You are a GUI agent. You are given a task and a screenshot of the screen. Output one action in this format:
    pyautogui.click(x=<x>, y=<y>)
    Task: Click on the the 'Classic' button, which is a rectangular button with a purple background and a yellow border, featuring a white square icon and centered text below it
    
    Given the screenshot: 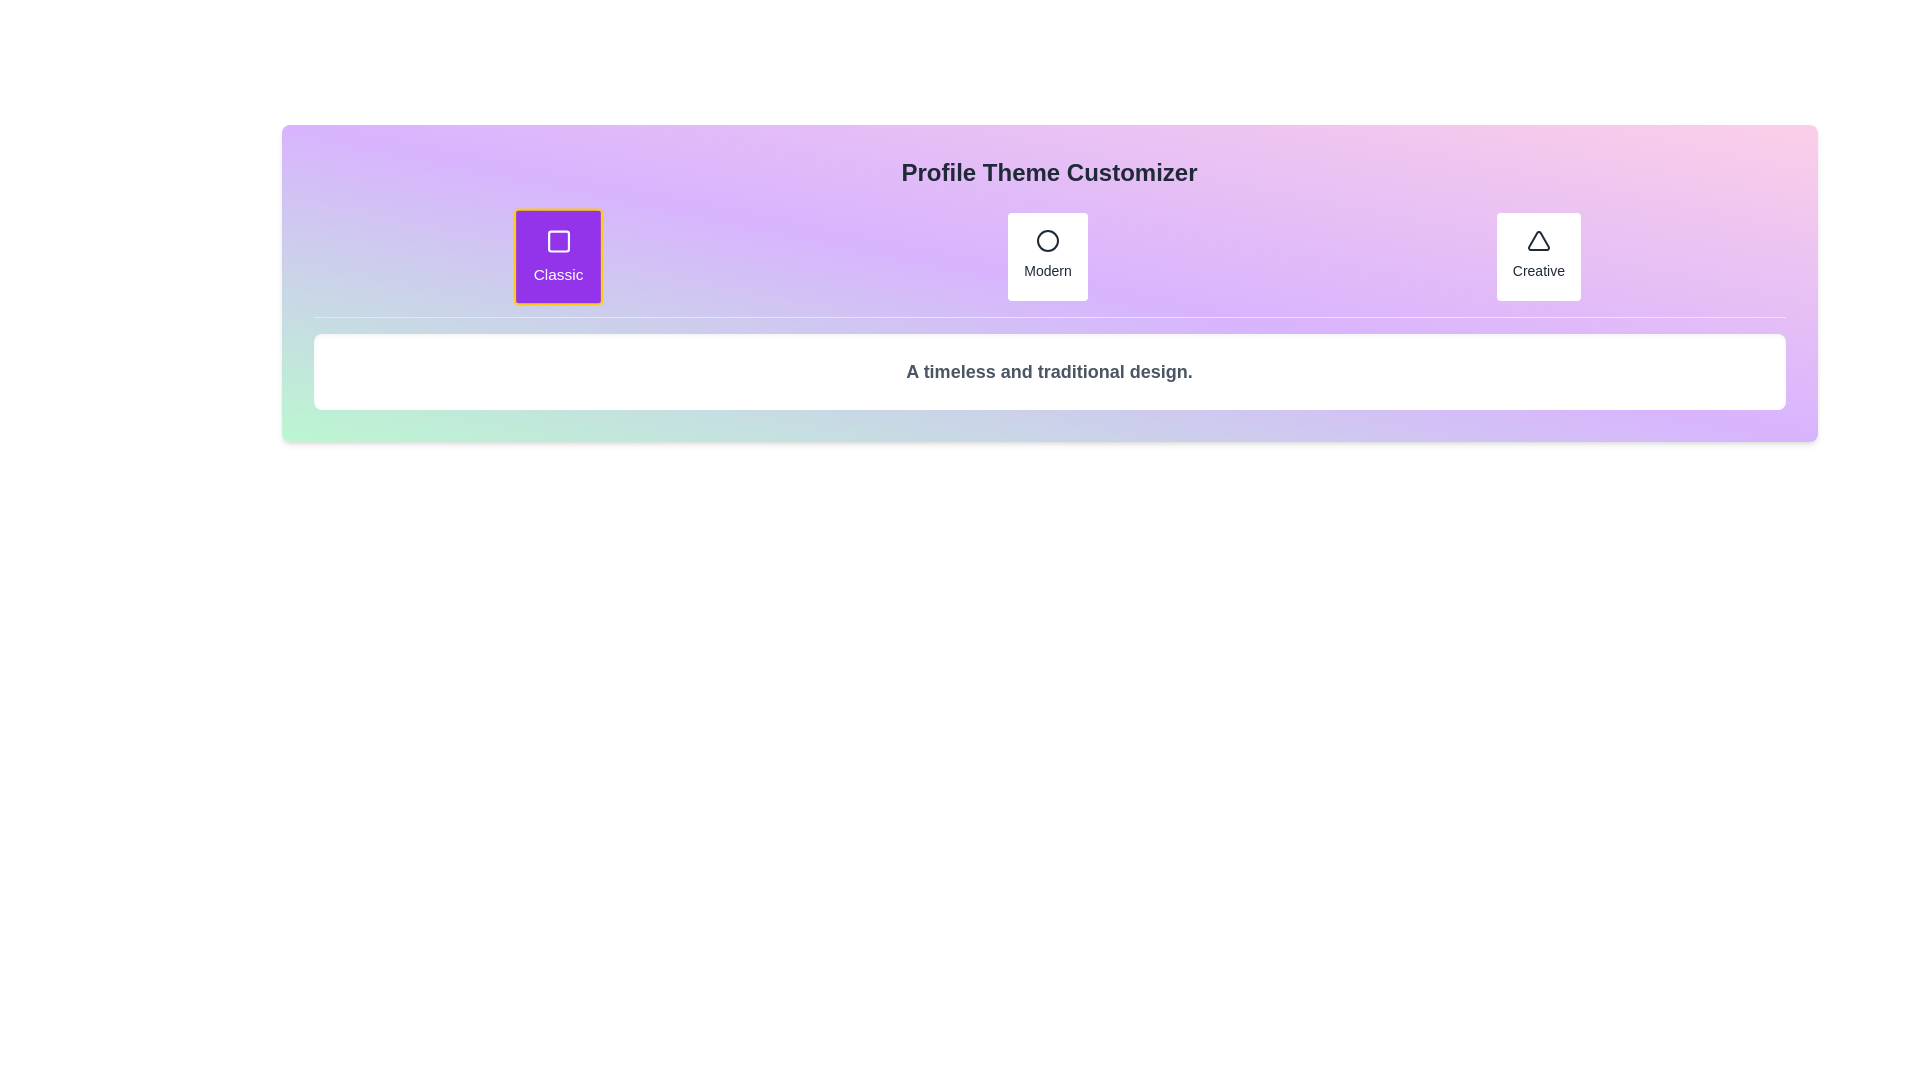 What is the action you would take?
    pyautogui.click(x=558, y=256)
    